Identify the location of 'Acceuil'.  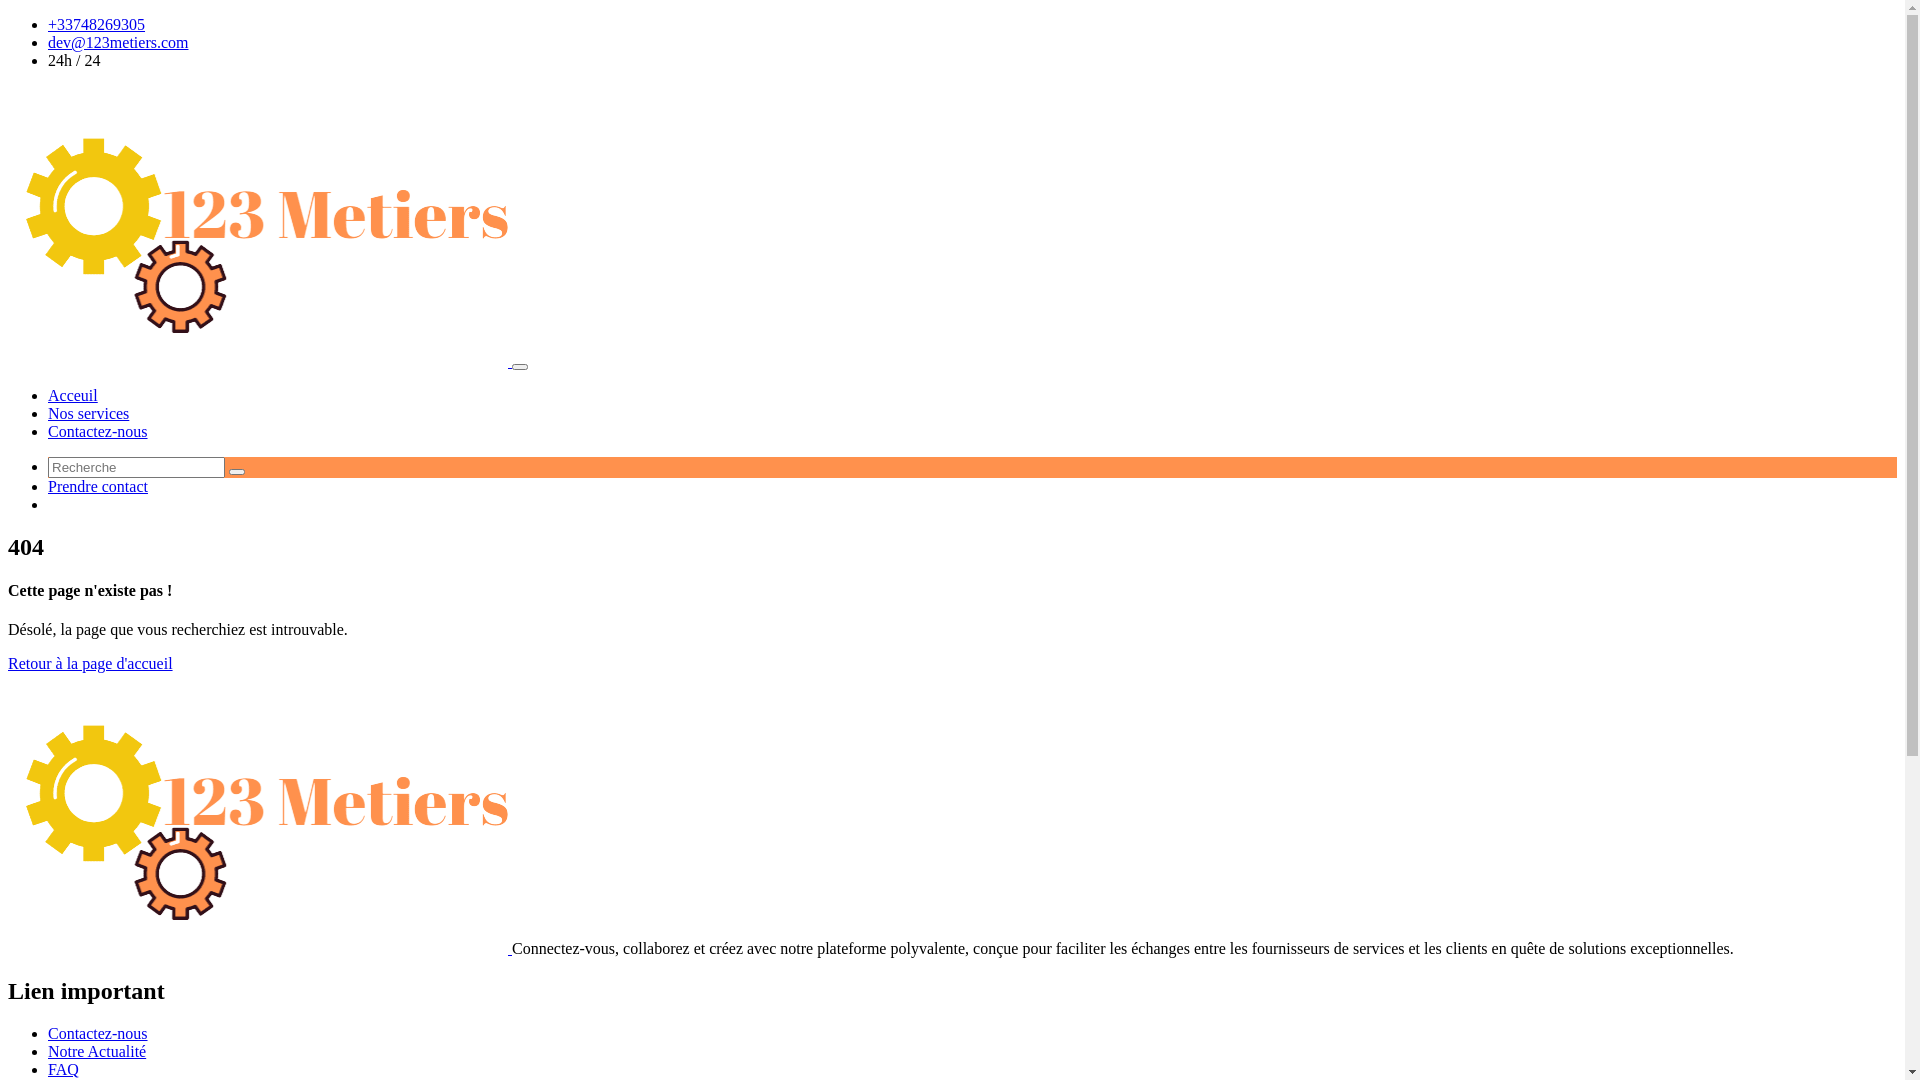
(72, 395).